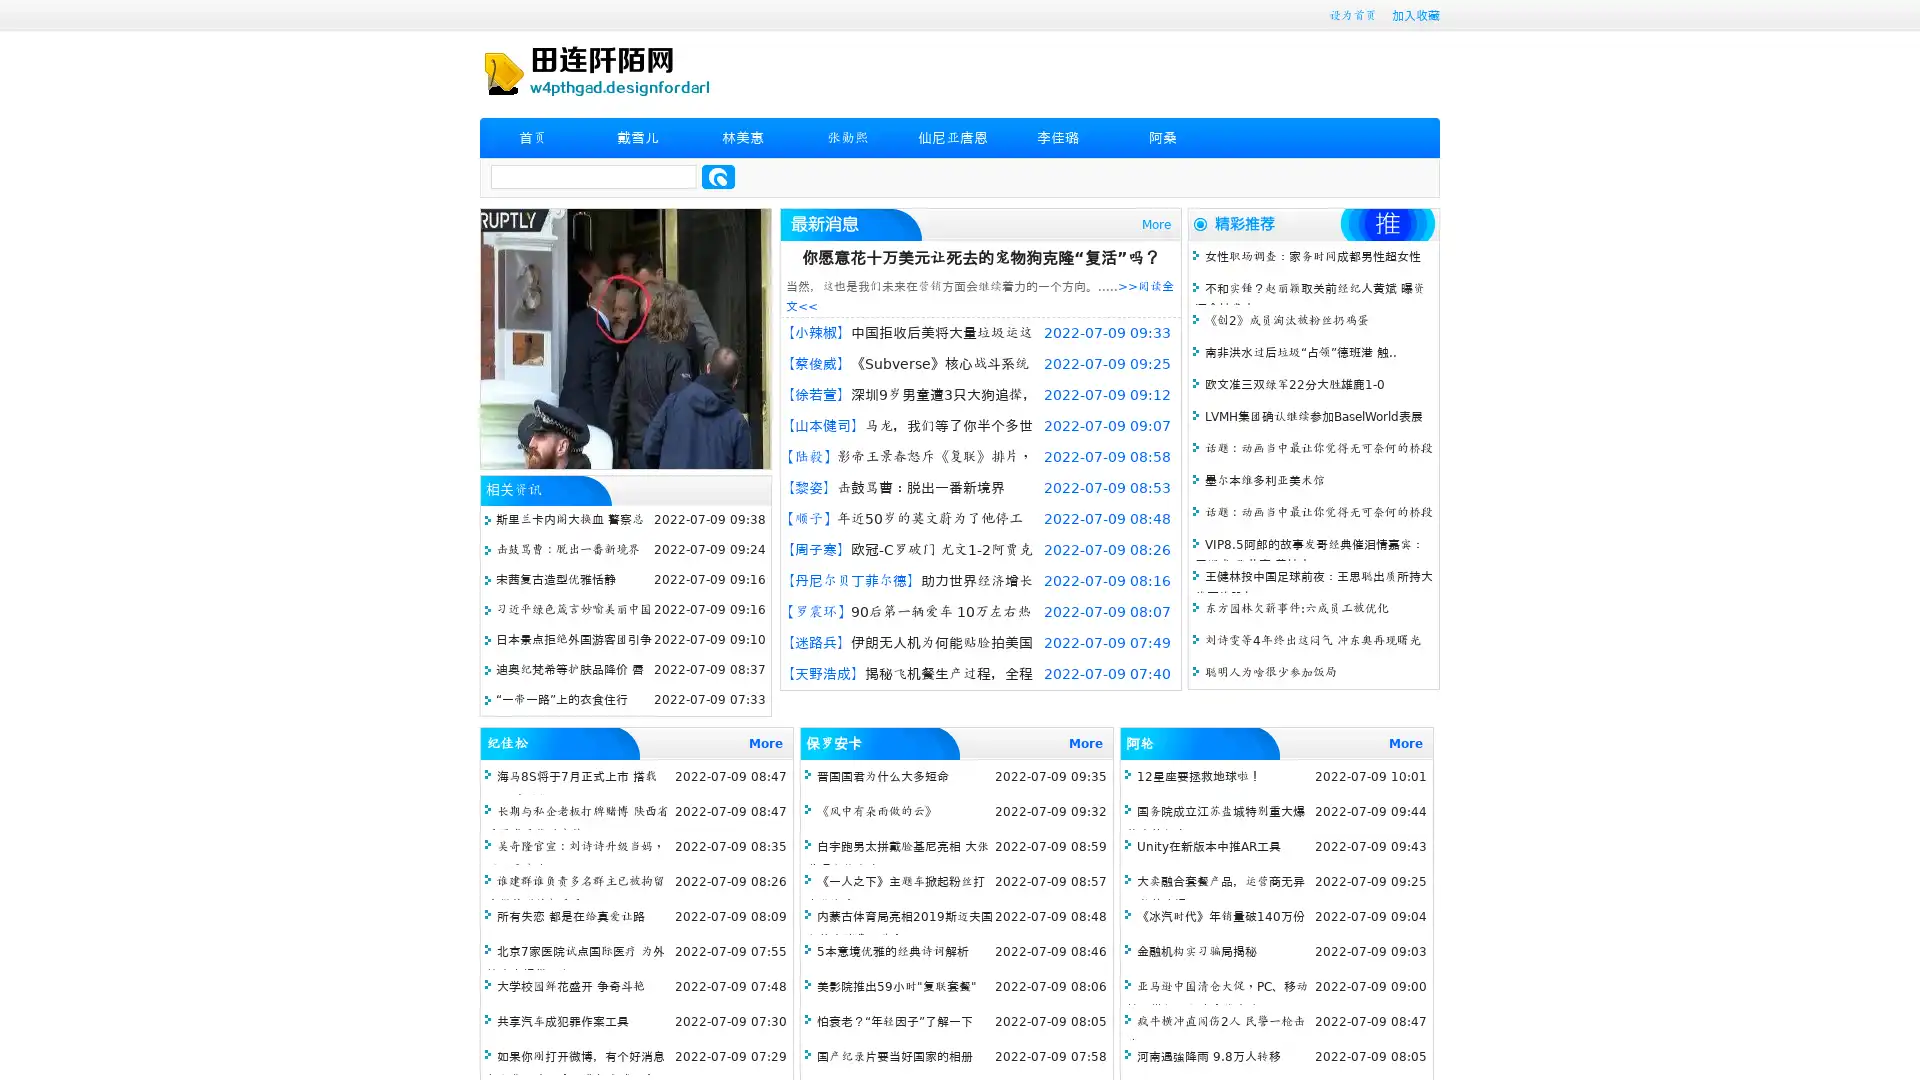 This screenshot has width=1920, height=1080. I want to click on Search, so click(718, 176).